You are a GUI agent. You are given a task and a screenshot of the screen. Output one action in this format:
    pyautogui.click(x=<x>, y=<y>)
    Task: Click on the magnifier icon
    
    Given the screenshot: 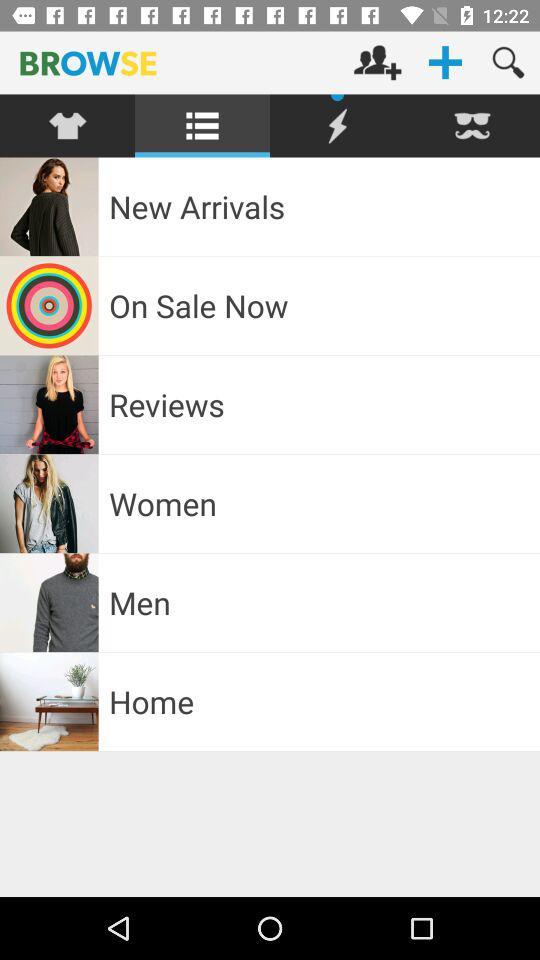 What is the action you would take?
    pyautogui.click(x=508, y=62)
    